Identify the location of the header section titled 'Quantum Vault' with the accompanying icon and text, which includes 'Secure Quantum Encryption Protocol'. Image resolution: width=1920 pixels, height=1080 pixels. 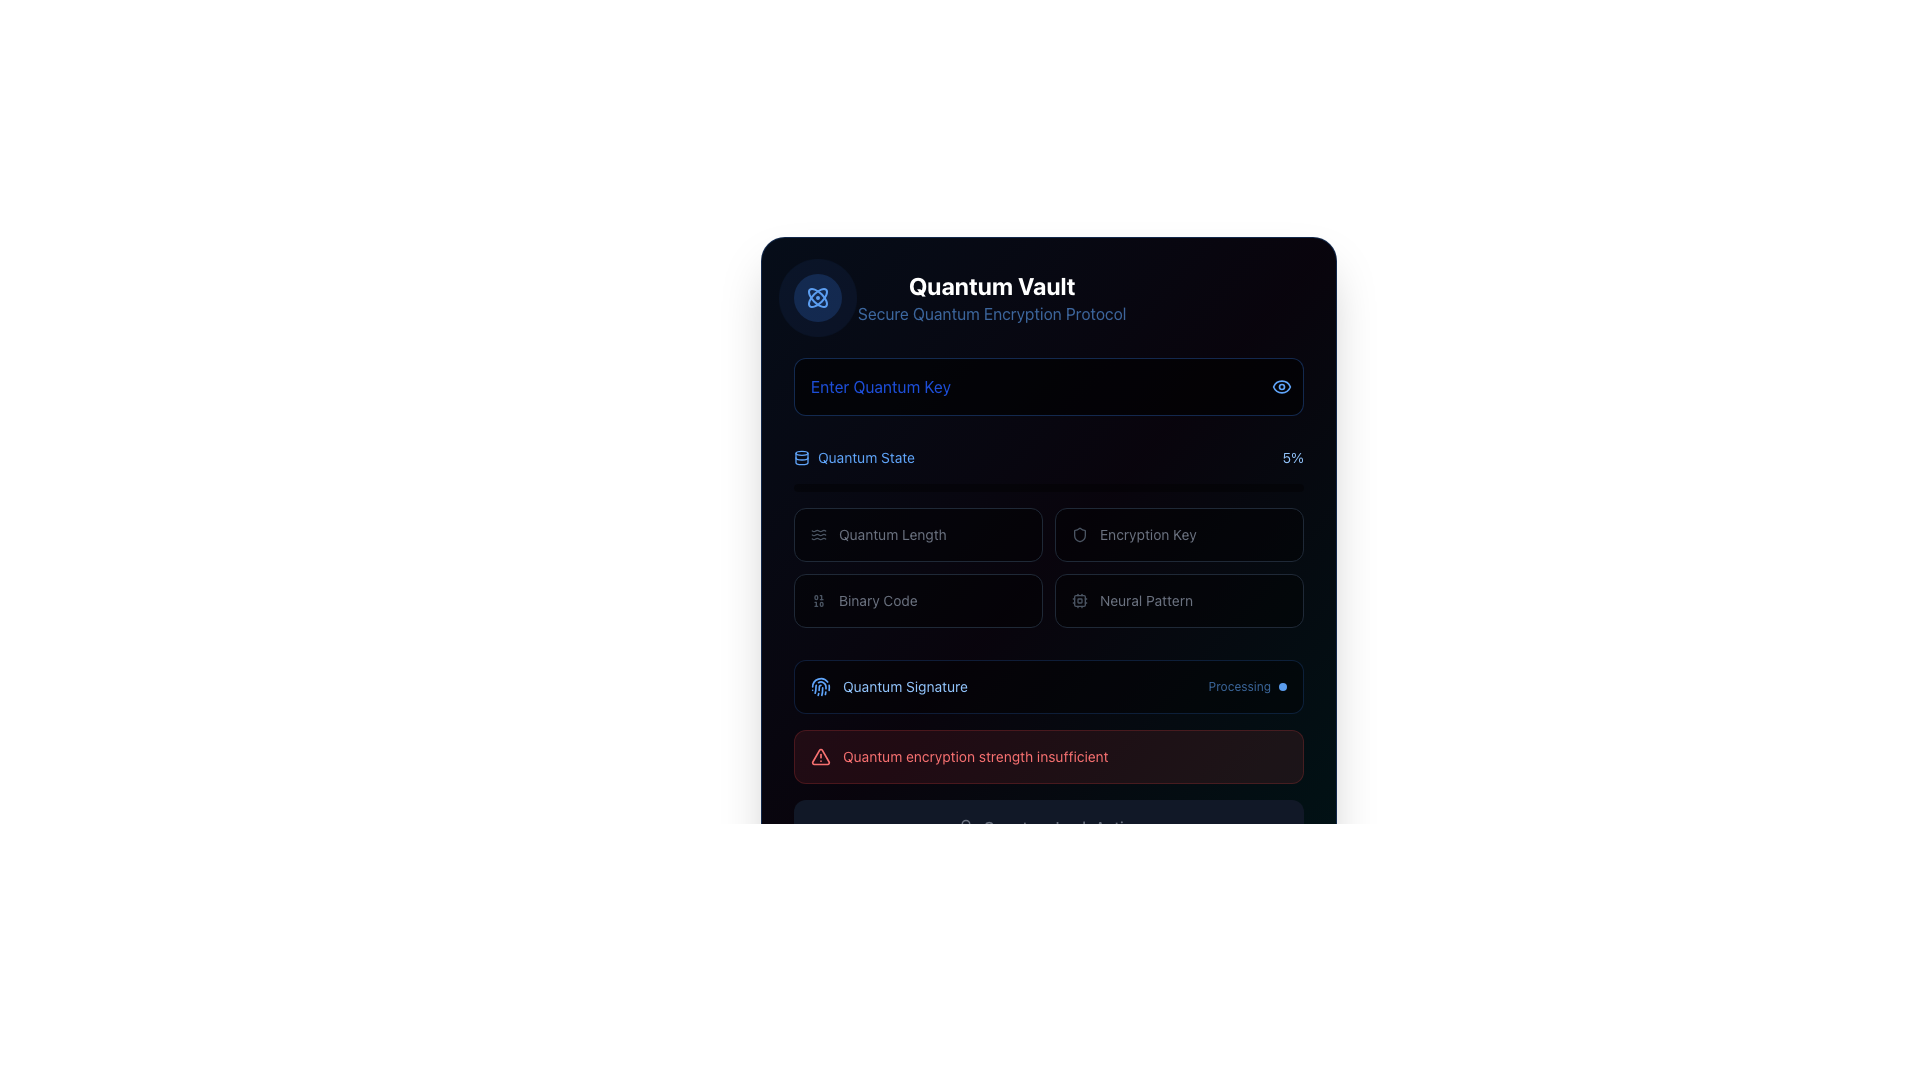
(1048, 297).